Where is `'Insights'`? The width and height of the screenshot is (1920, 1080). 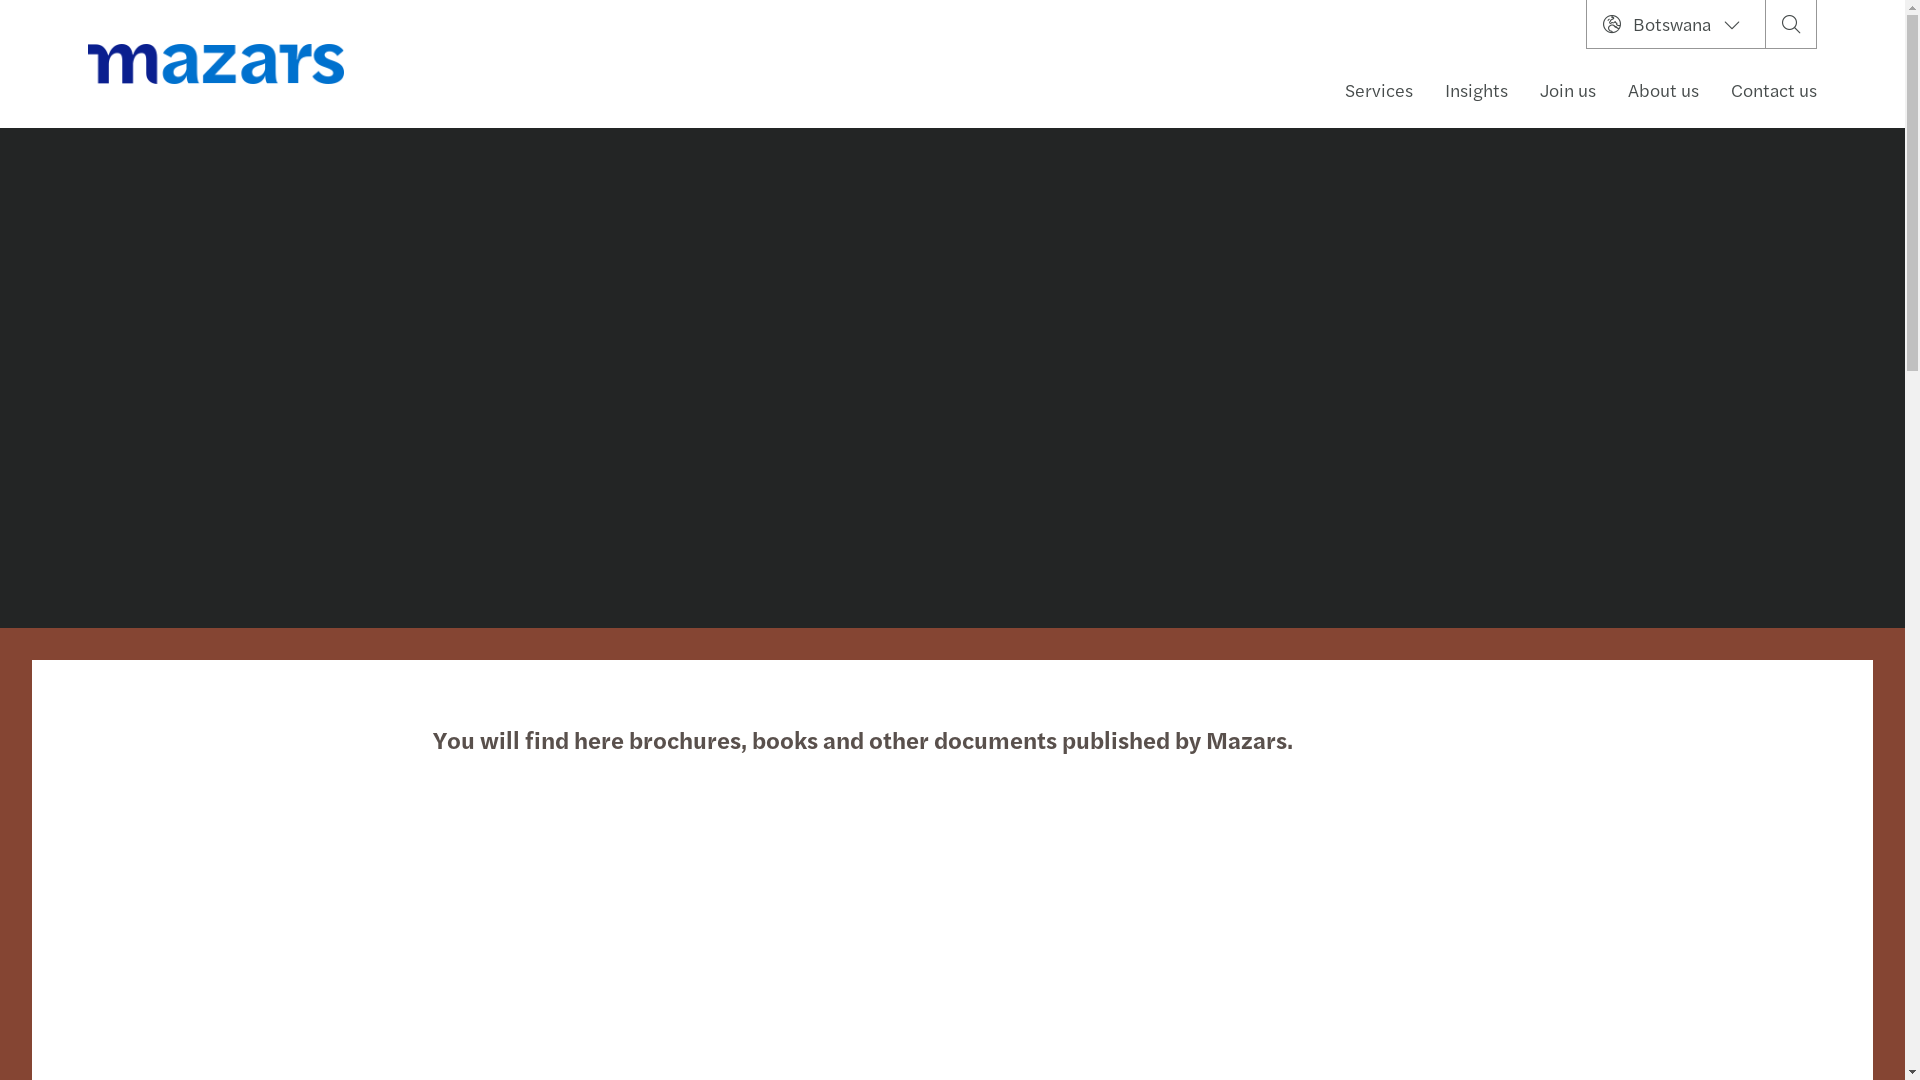
'Insights' is located at coordinates (1476, 88).